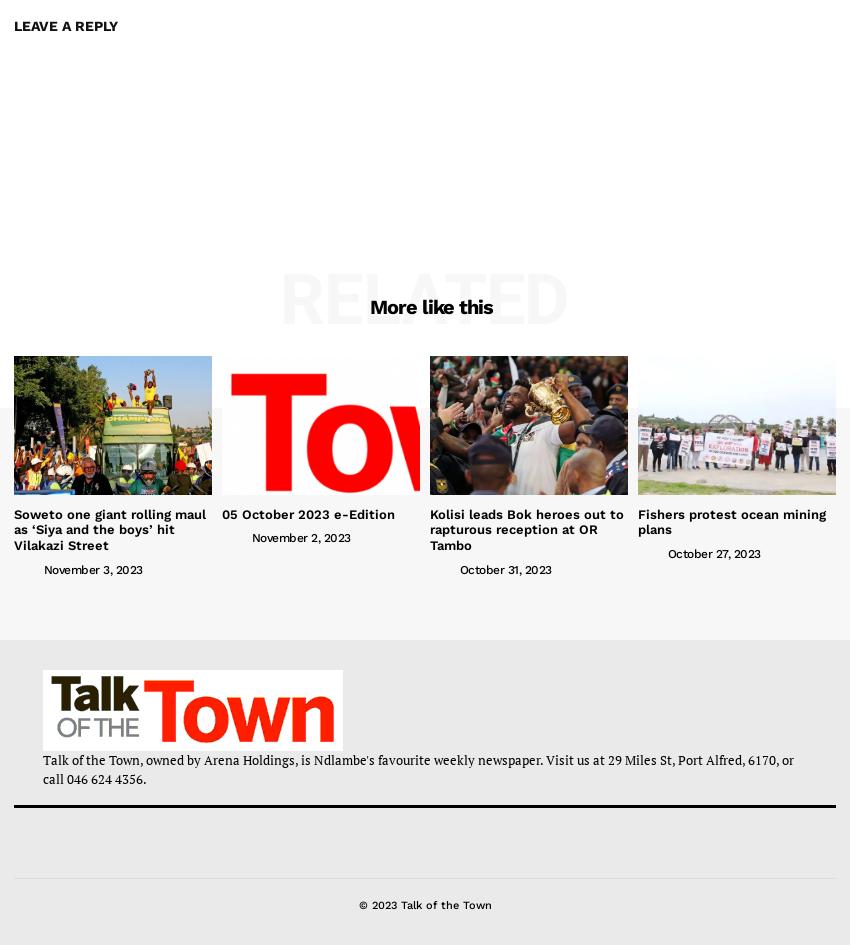 The height and width of the screenshot is (945, 850). Describe the element at coordinates (91, 568) in the screenshot. I see `'November 3, 2023'` at that location.